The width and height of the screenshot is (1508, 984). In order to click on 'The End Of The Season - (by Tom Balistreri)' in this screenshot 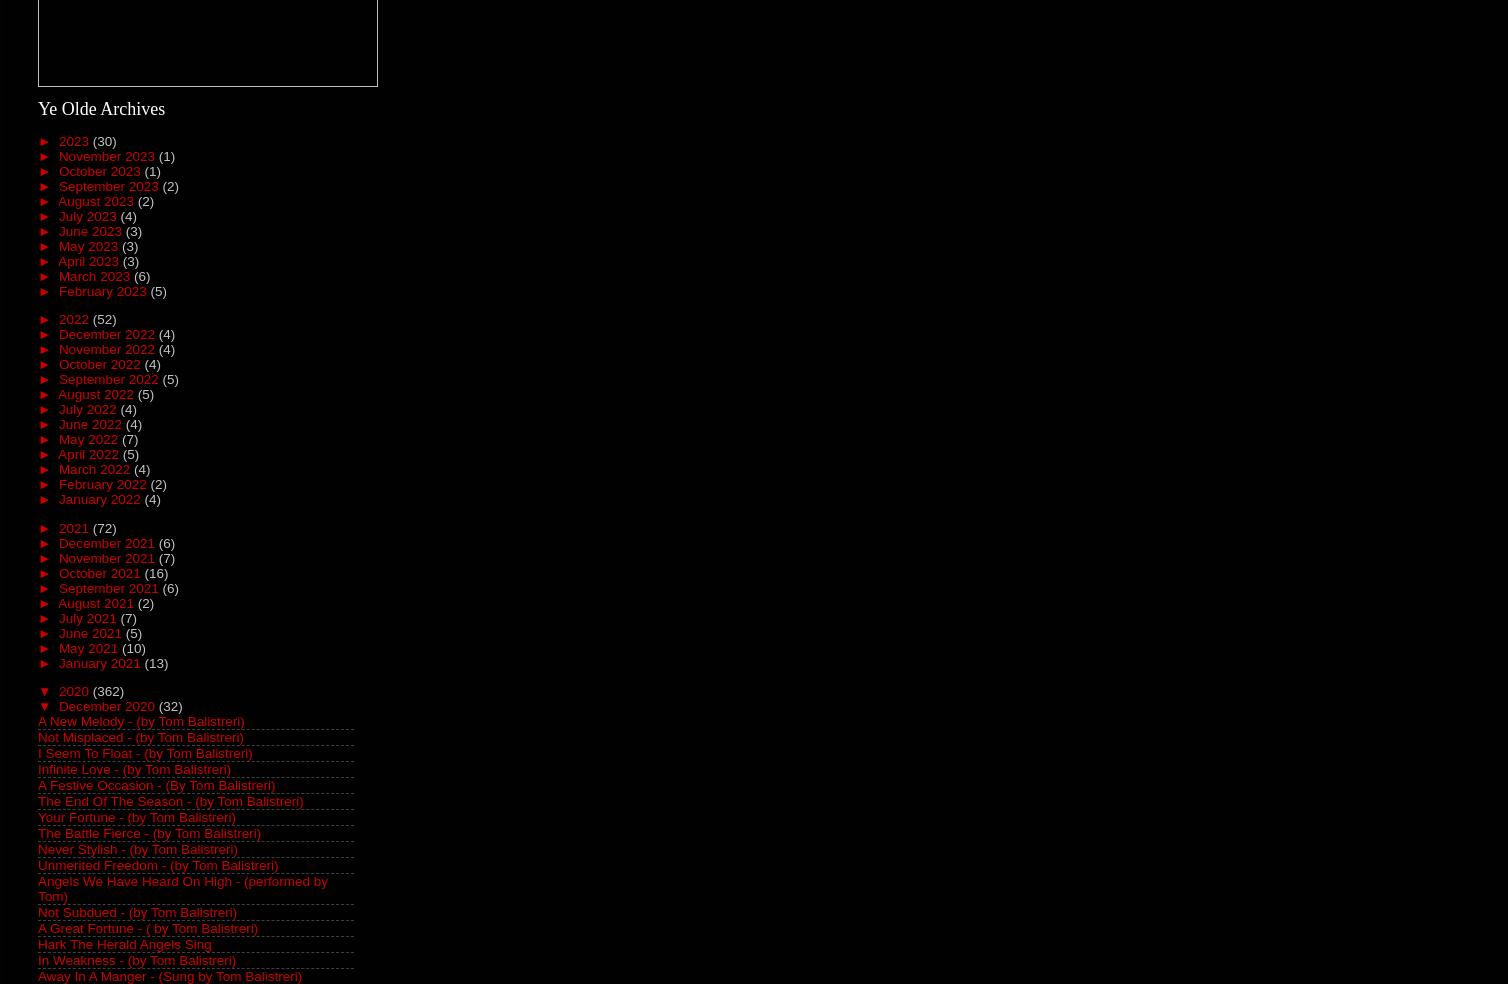, I will do `click(170, 800)`.